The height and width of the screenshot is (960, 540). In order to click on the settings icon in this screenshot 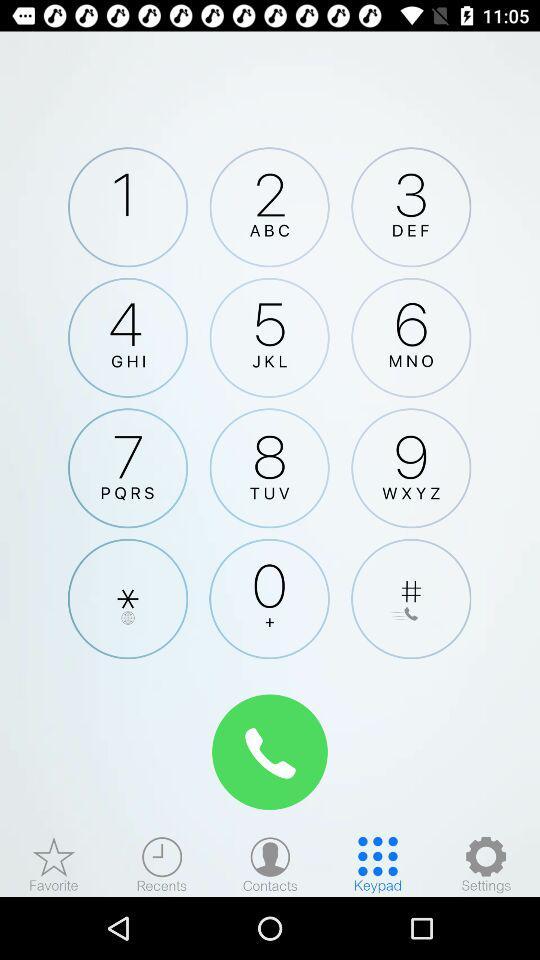, I will do `click(485, 863)`.